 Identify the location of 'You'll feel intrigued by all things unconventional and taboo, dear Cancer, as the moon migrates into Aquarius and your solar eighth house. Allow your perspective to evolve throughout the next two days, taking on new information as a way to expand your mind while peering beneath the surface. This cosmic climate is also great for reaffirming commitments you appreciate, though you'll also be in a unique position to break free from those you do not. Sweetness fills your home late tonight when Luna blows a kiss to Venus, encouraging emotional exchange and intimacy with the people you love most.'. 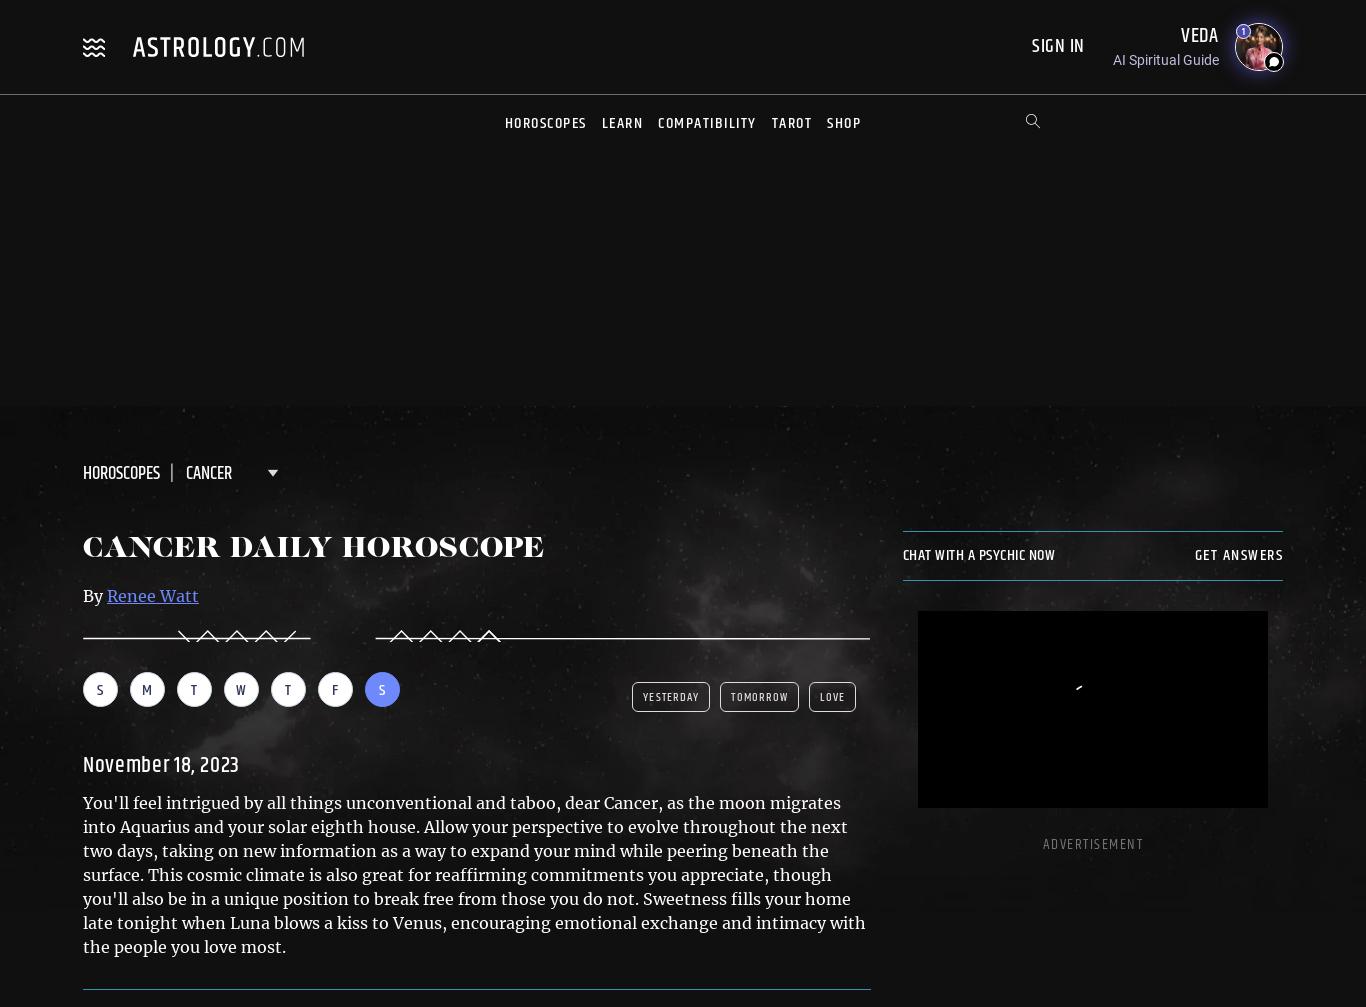
(474, 873).